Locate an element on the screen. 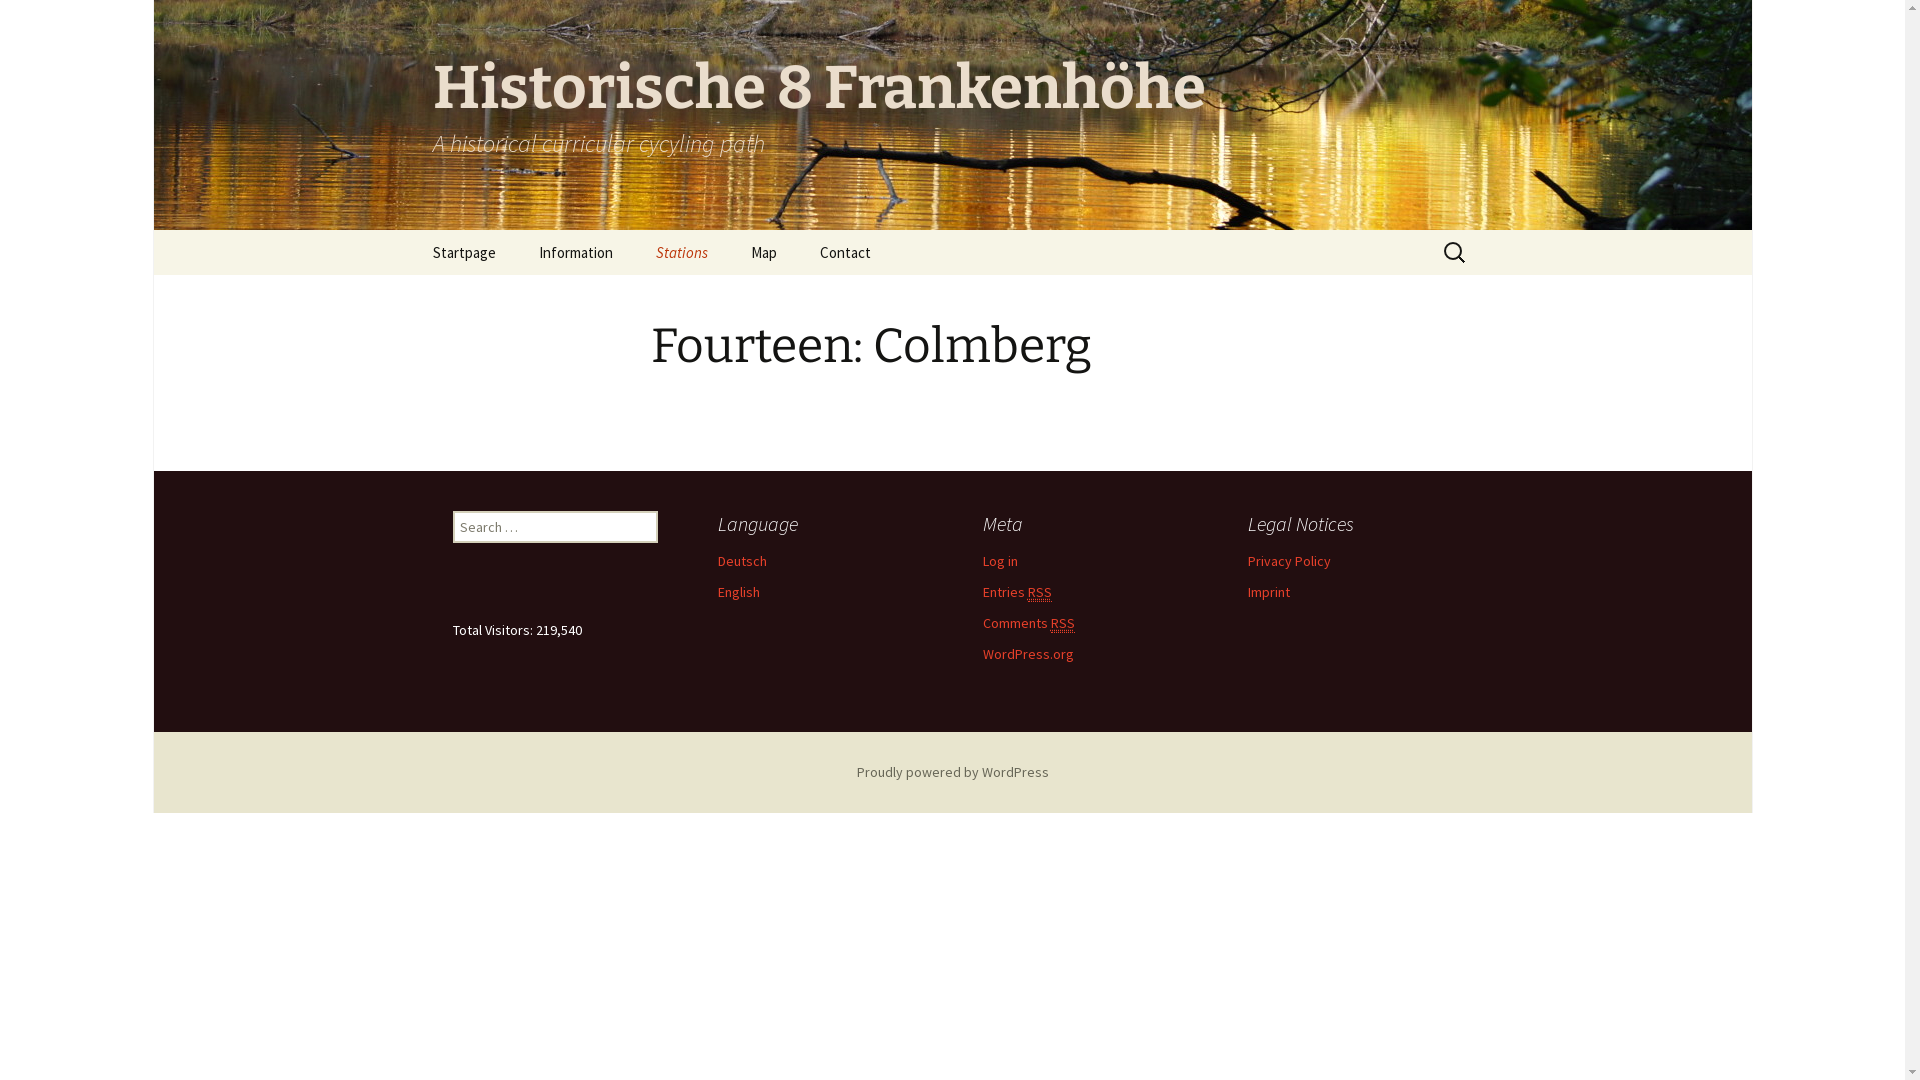 The width and height of the screenshot is (1920, 1080). 'Entries RSS' is located at coordinates (1016, 591).